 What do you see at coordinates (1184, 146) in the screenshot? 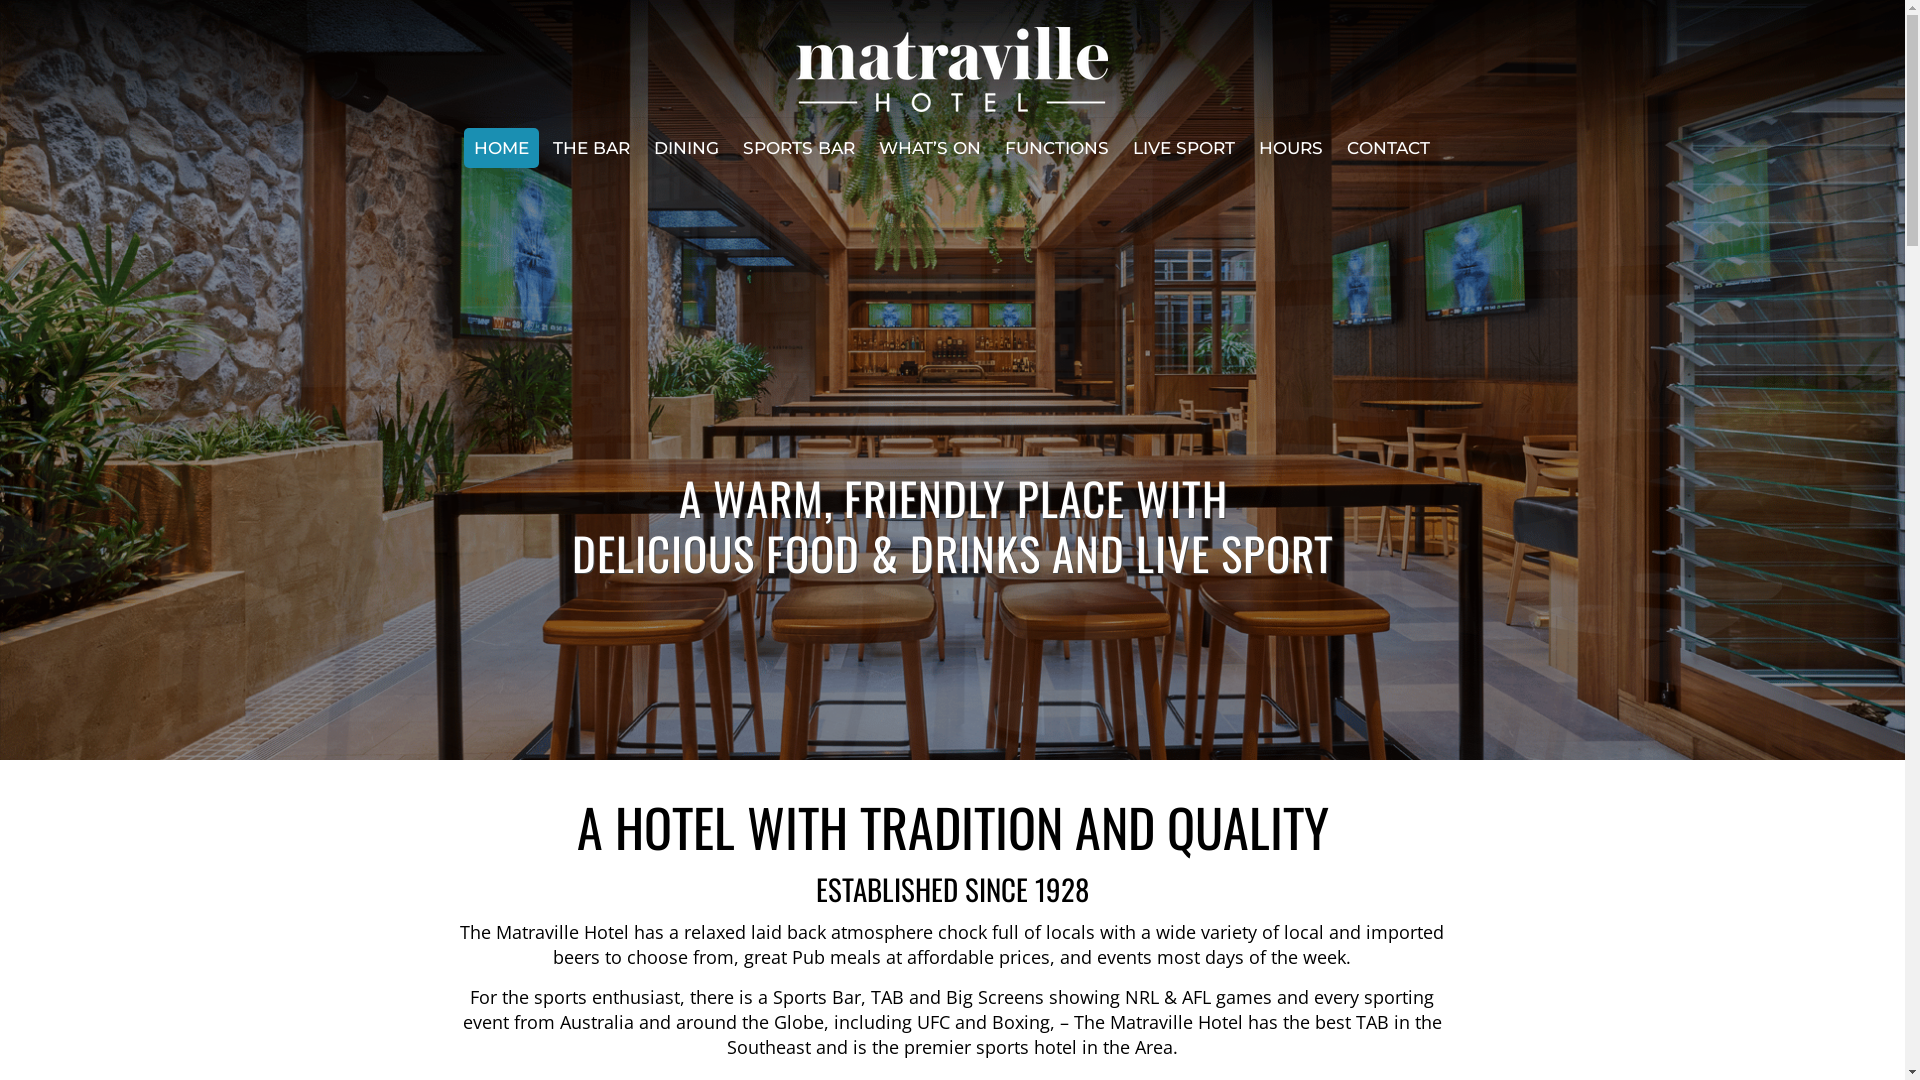
I see `'LIVE SPORT'` at bounding box center [1184, 146].